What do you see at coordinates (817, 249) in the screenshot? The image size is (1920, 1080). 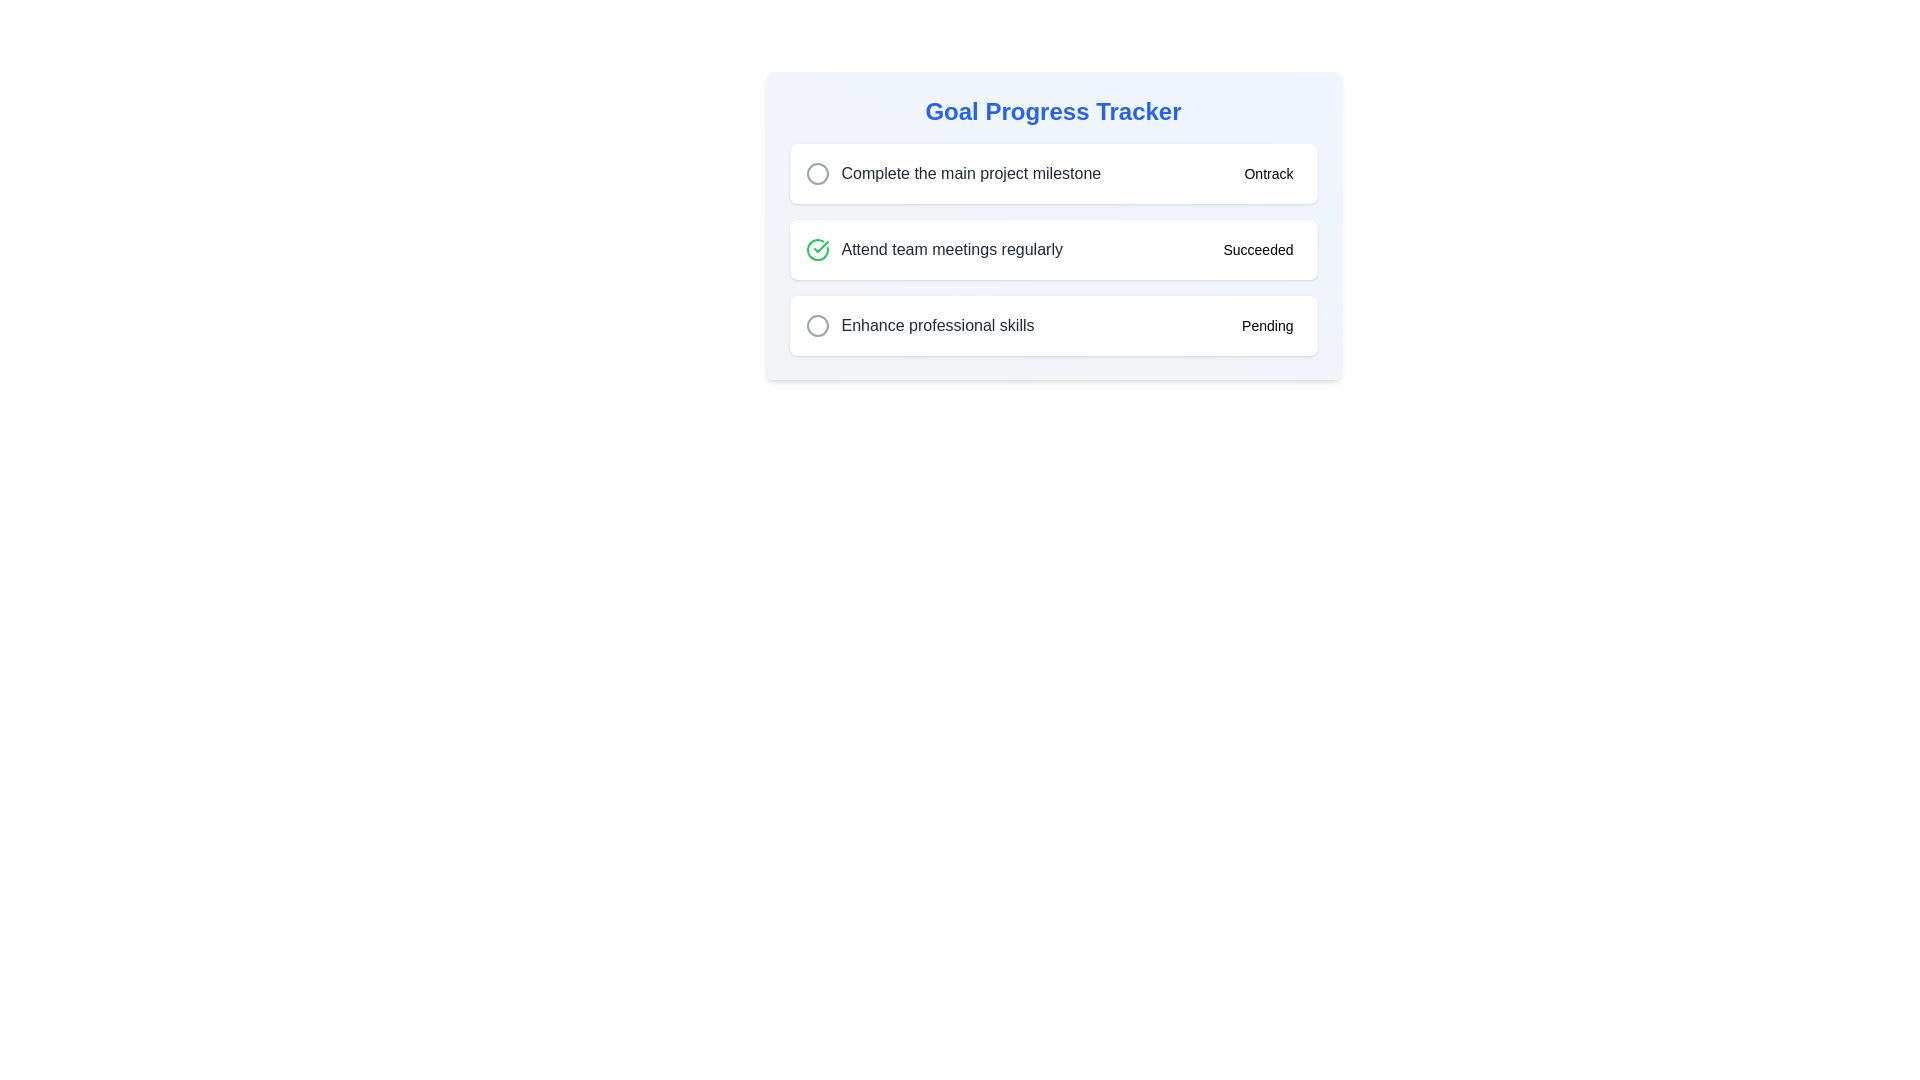 I see `the green checkmark icon in the 'Goal Progress Tracker' section, which signifies success next to the text 'Attend team meetings regularly'` at bounding box center [817, 249].